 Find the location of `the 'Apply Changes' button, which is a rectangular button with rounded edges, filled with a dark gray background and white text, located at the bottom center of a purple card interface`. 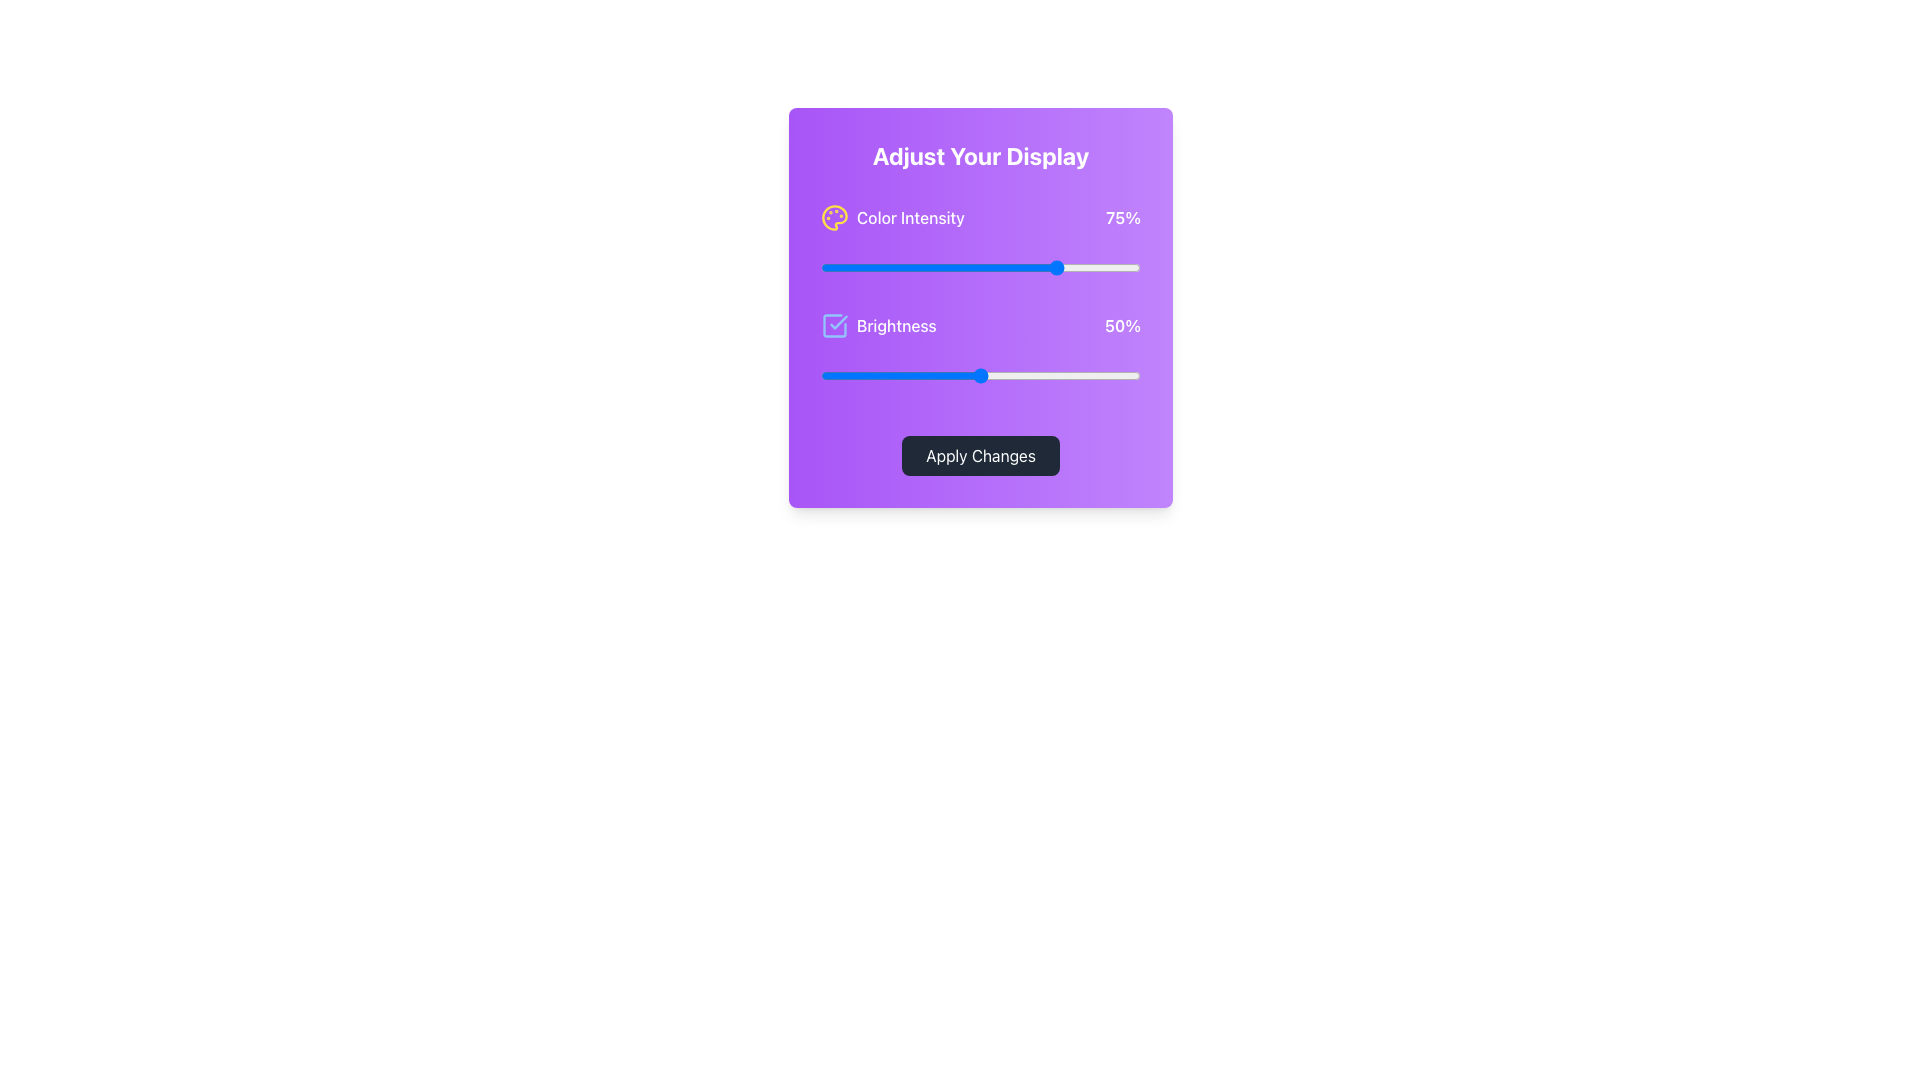

the 'Apply Changes' button, which is a rectangular button with rounded edges, filled with a dark gray background and white text, located at the bottom center of a purple card interface is located at coordinates (980, 455).